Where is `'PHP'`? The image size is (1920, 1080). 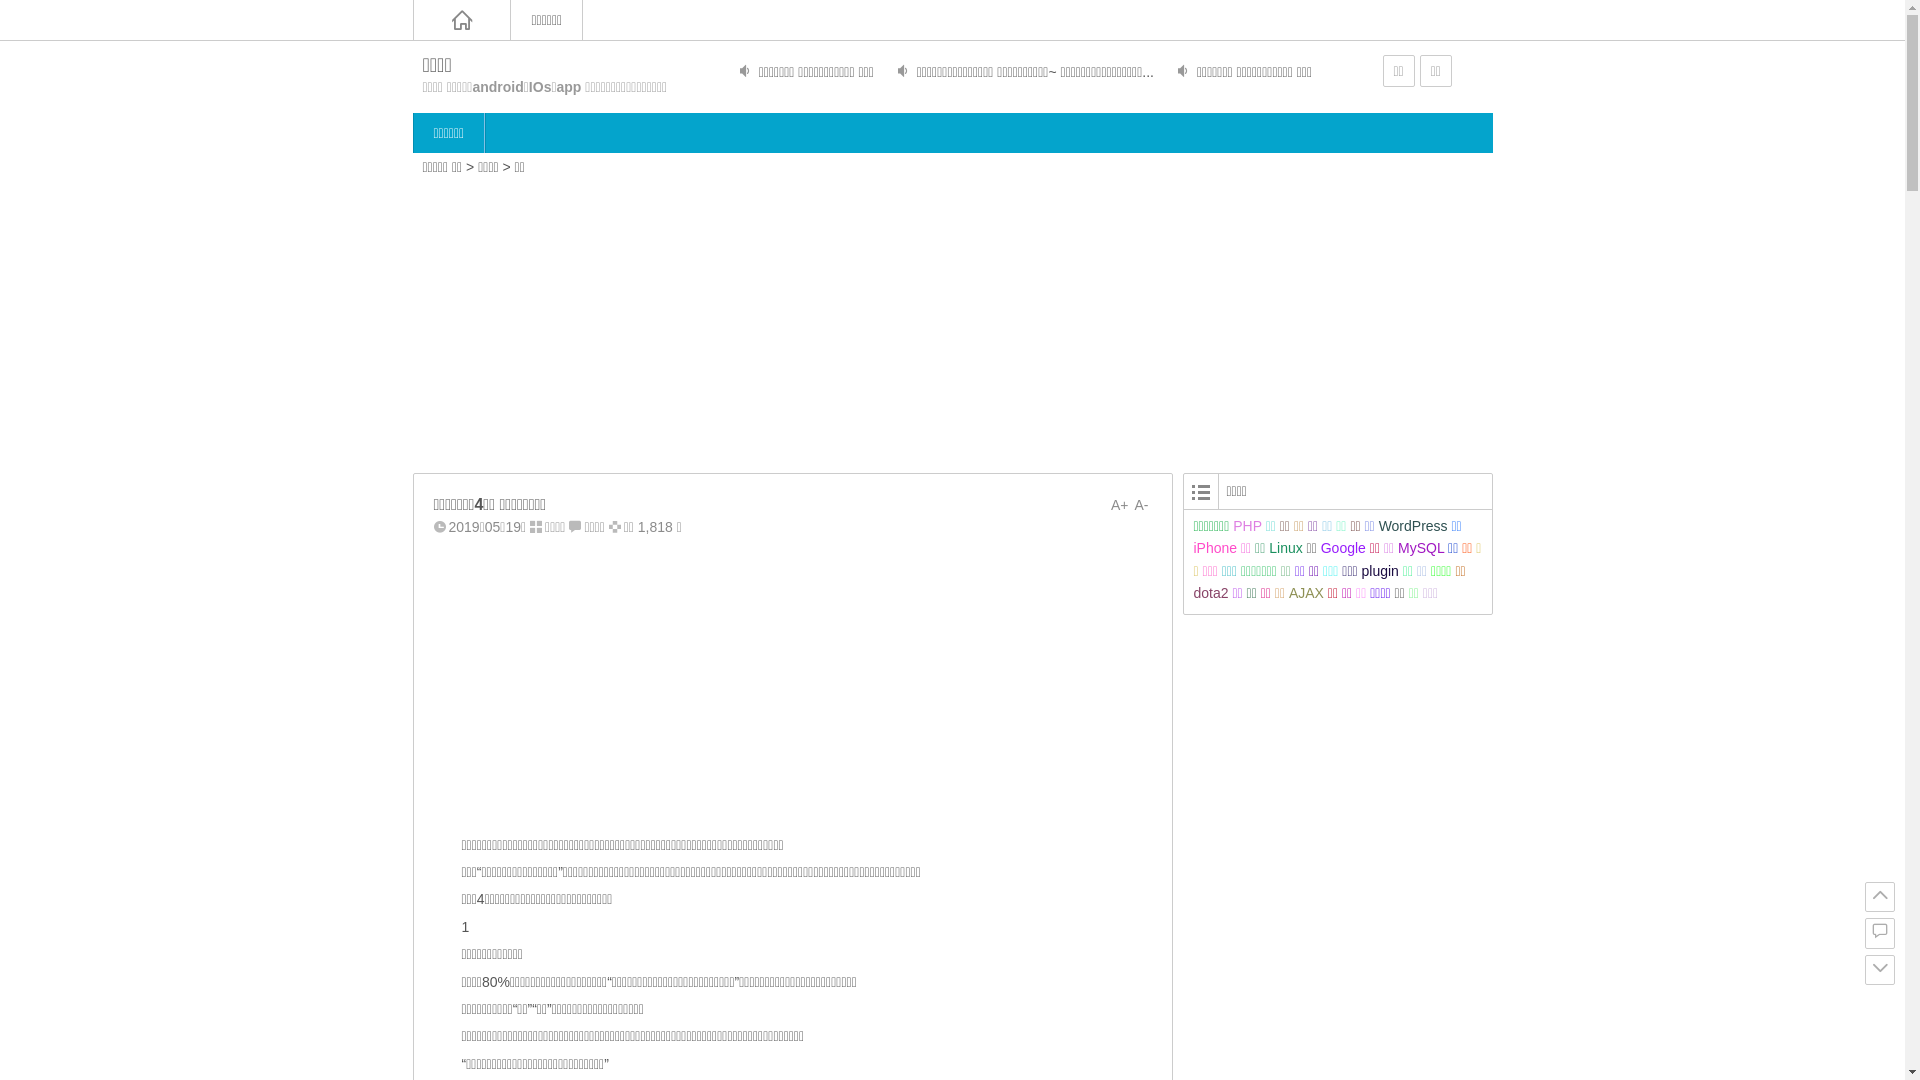
'PHP' is located at coordinates (1246, 524).